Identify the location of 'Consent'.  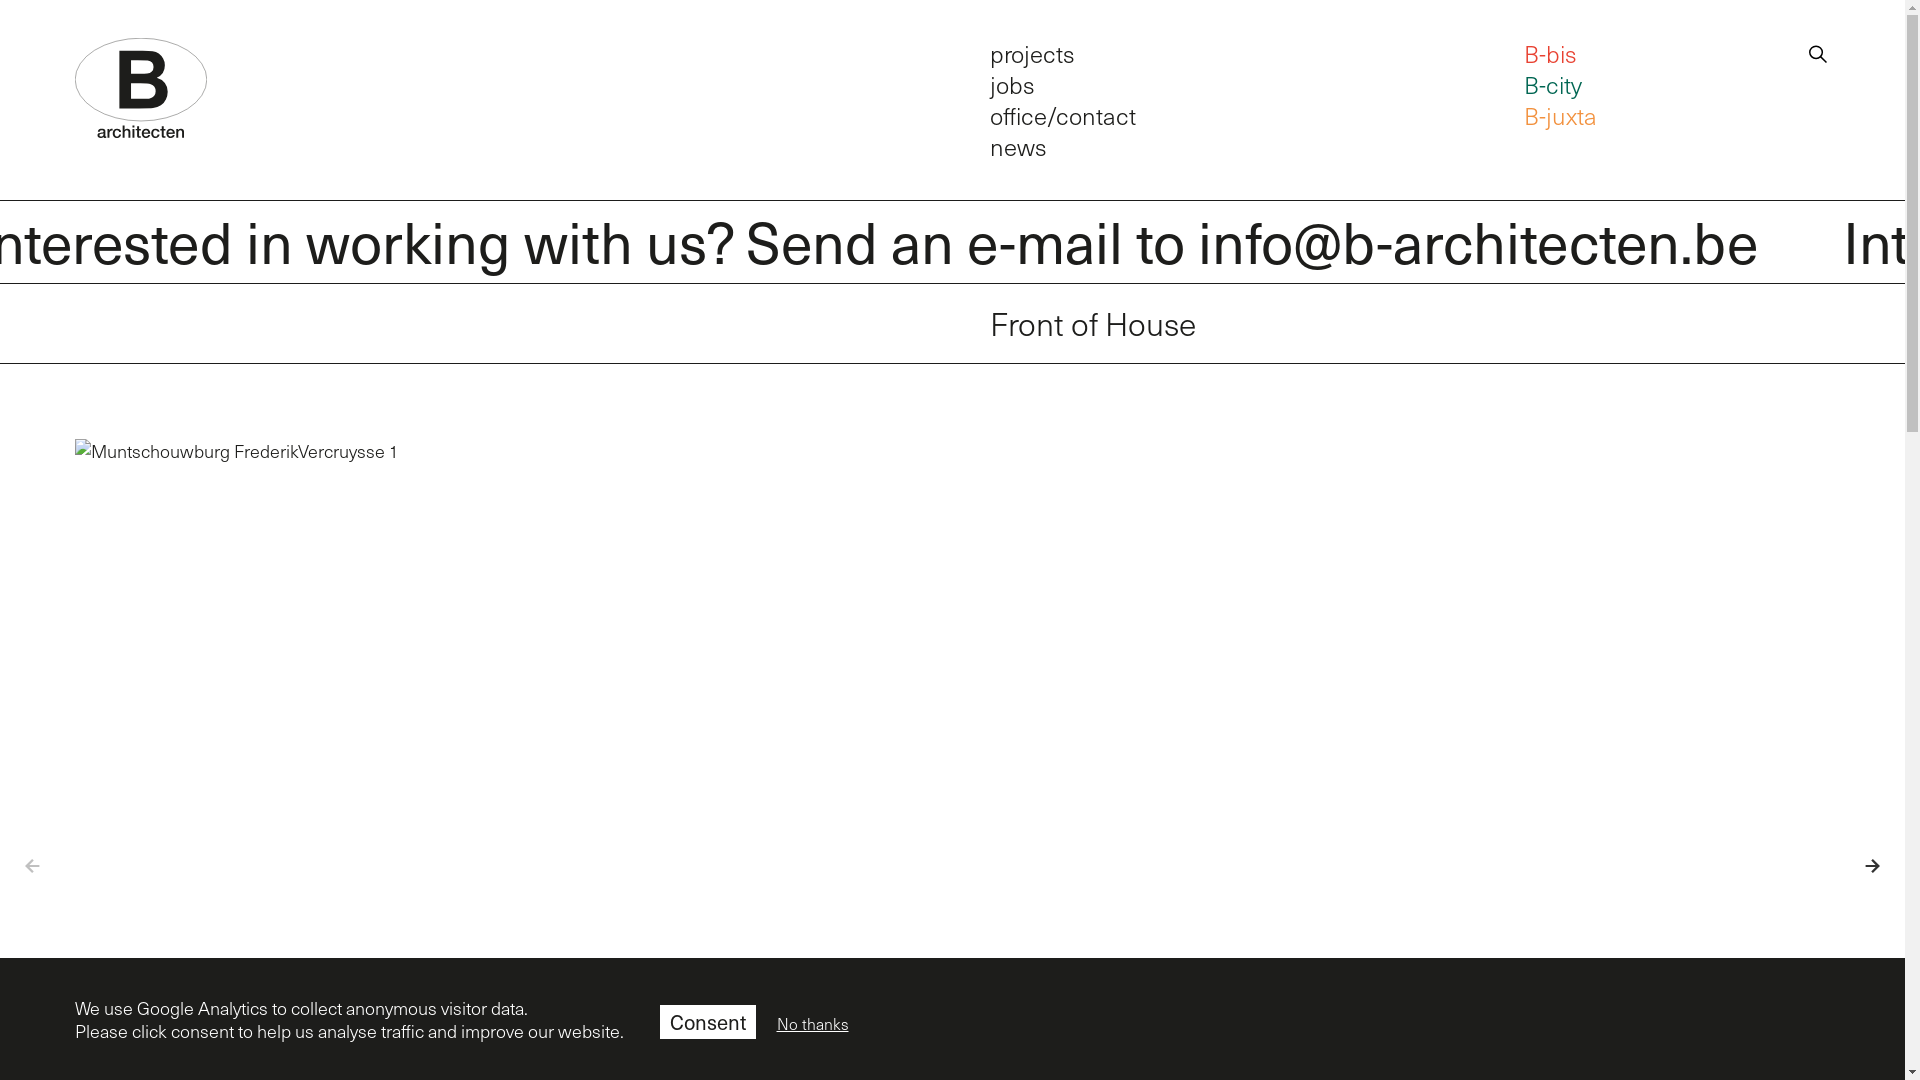
(708, 1021).